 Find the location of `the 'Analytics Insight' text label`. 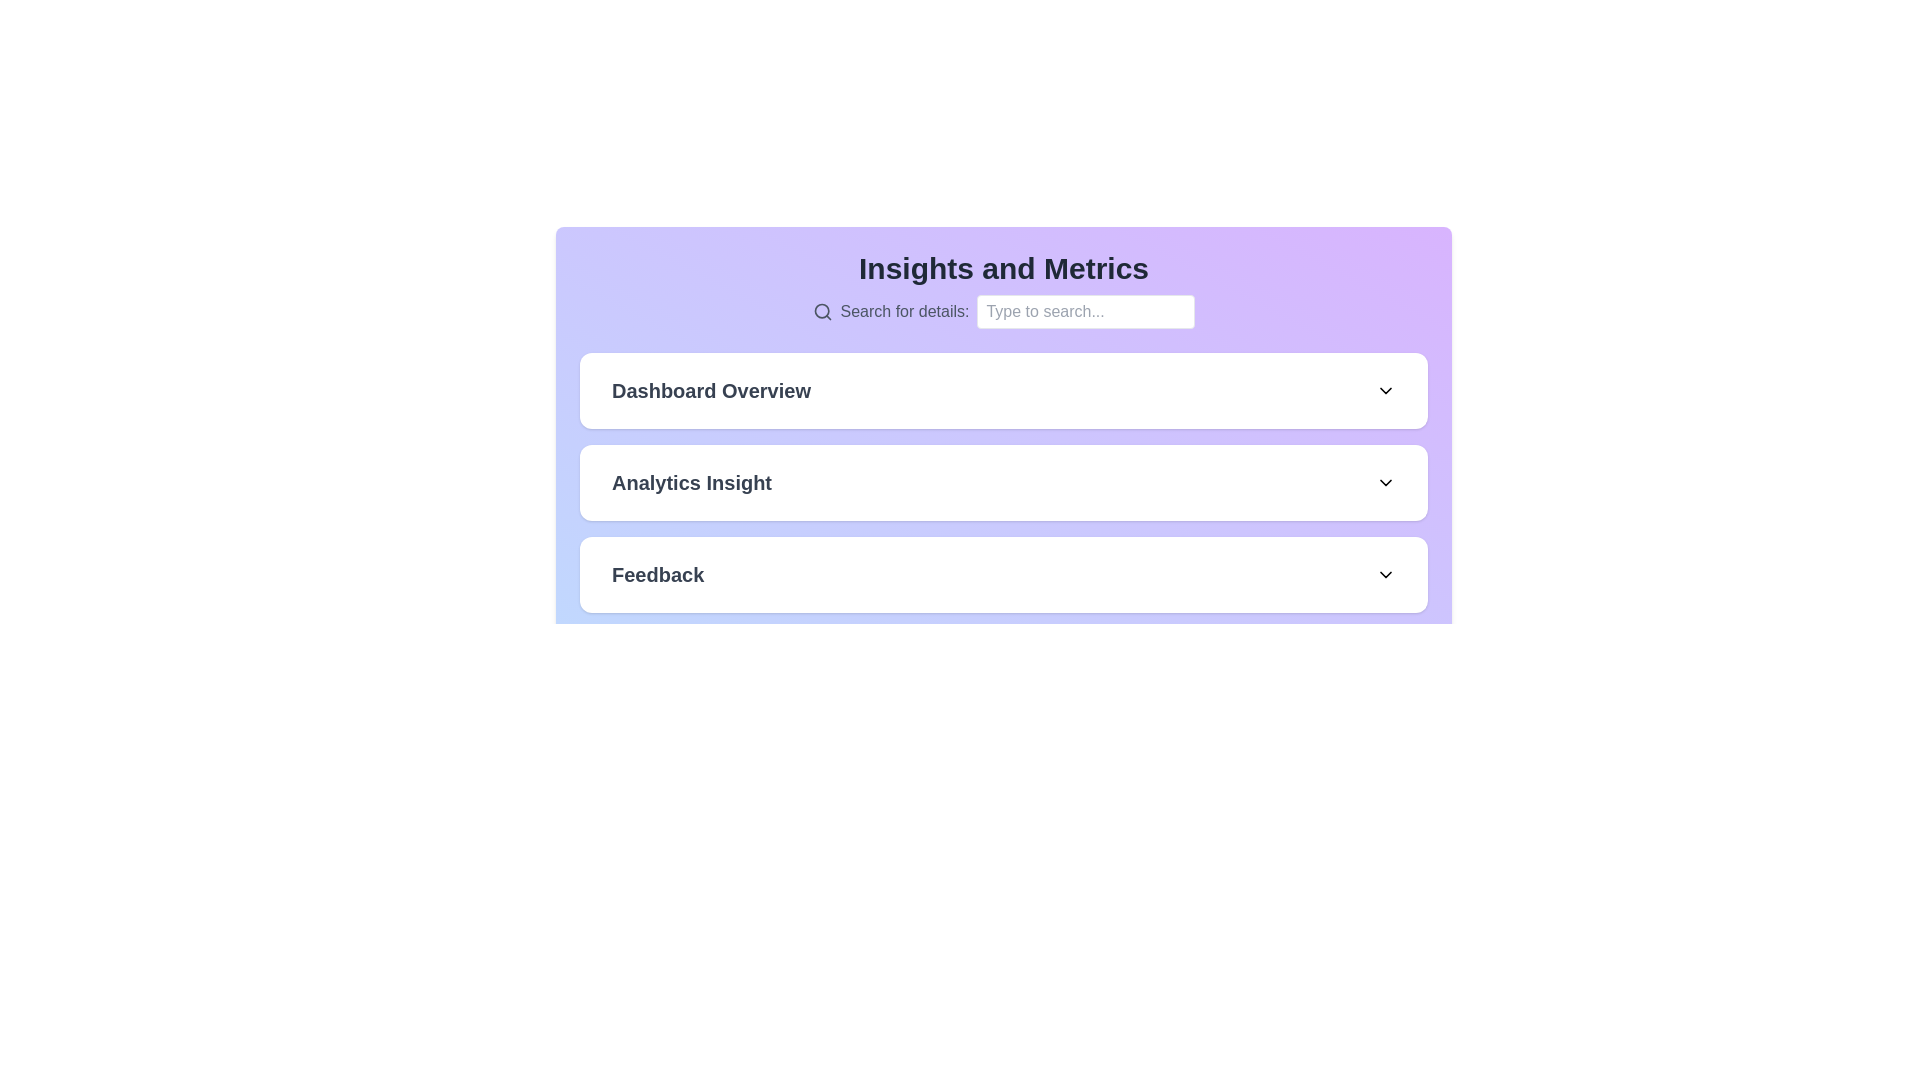

the 'Analytics Insight' text label is located at coordinates (691, 482).